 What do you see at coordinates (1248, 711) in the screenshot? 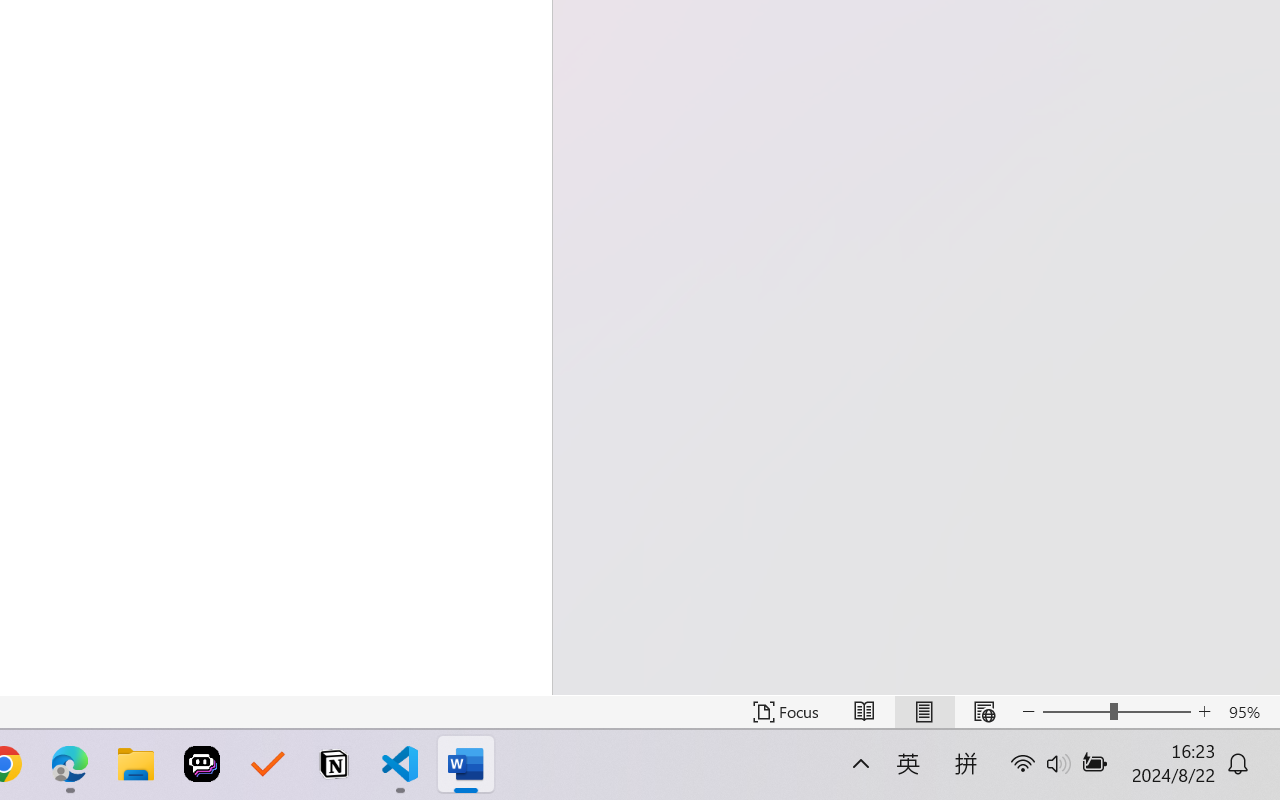
I see `'Zoom 95%'` at bounding box center [1248, 711].